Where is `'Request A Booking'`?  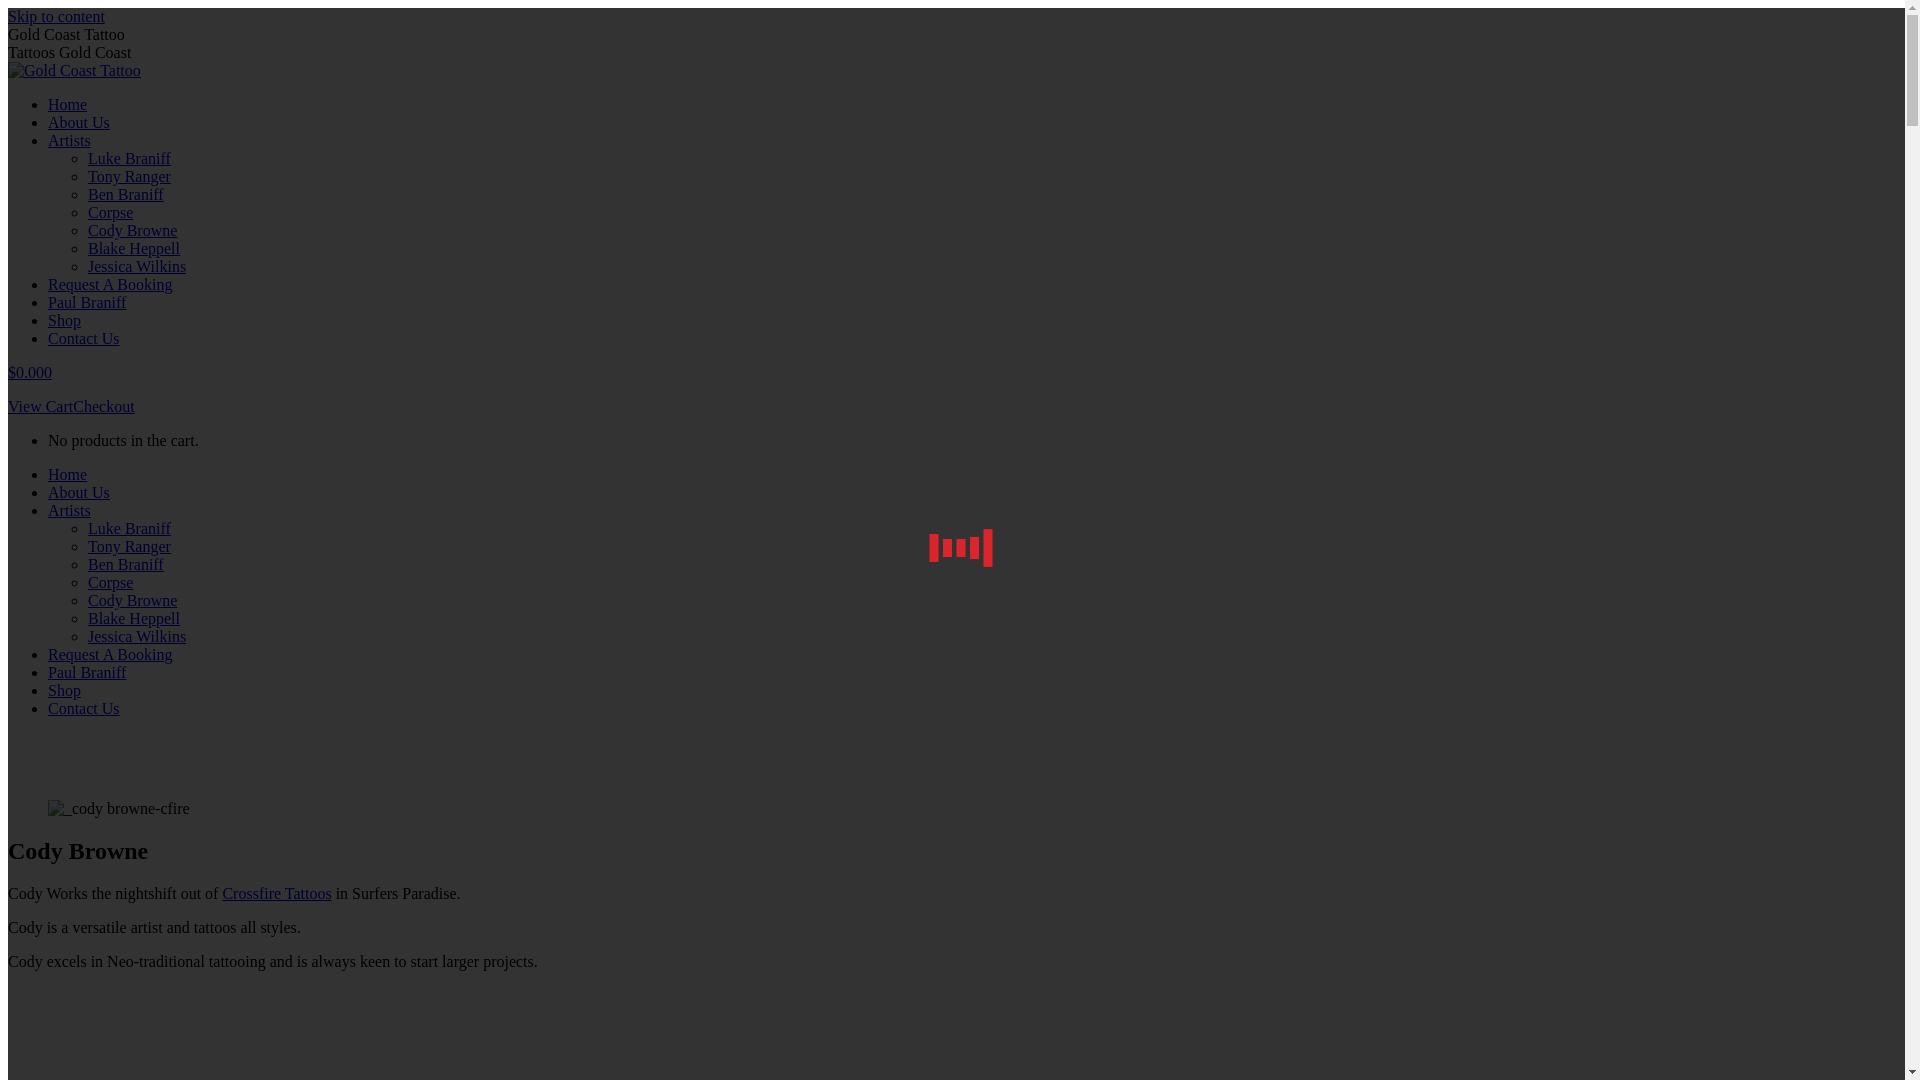
'Request A Booking' is located at coordinates (109, 654).